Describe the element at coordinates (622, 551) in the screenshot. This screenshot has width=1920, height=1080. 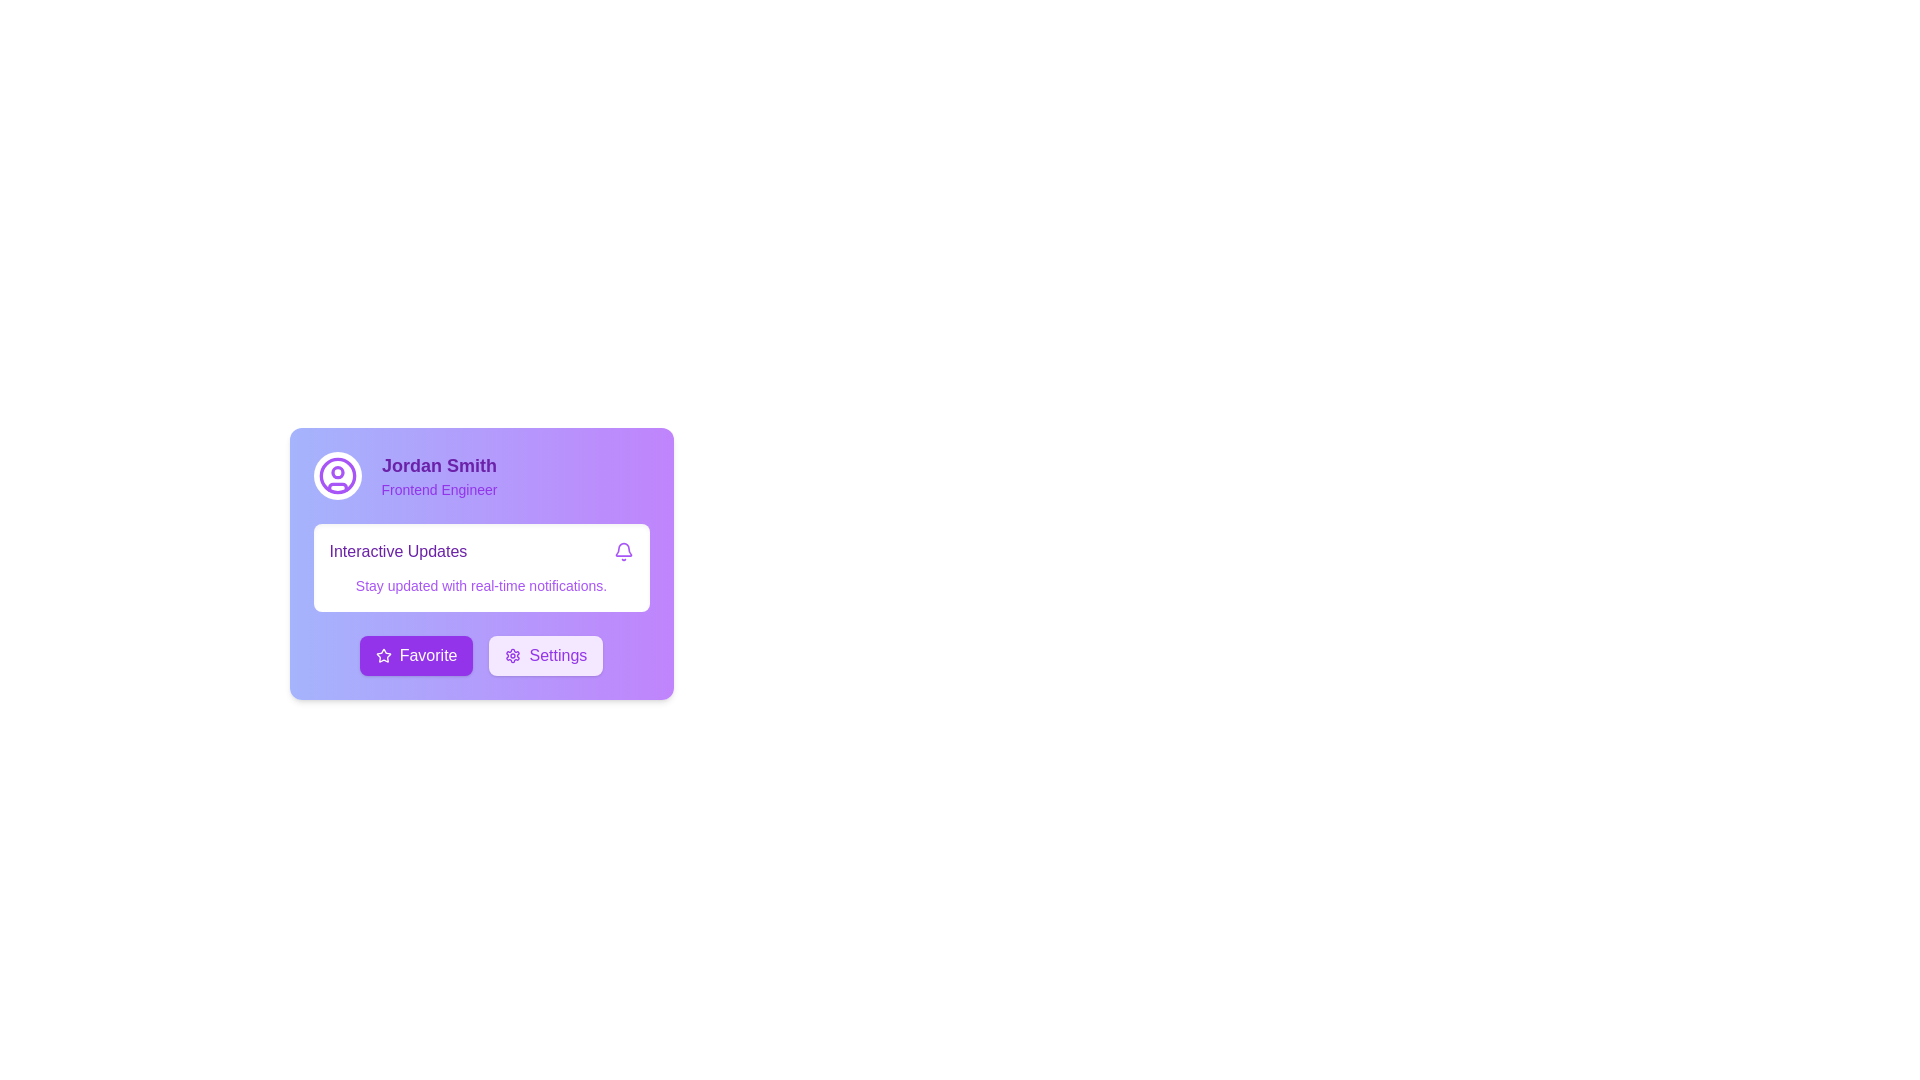
I see `the small purple notification bell icon located in the top-right corner of the 'Interactive Updates' panel` at that location.